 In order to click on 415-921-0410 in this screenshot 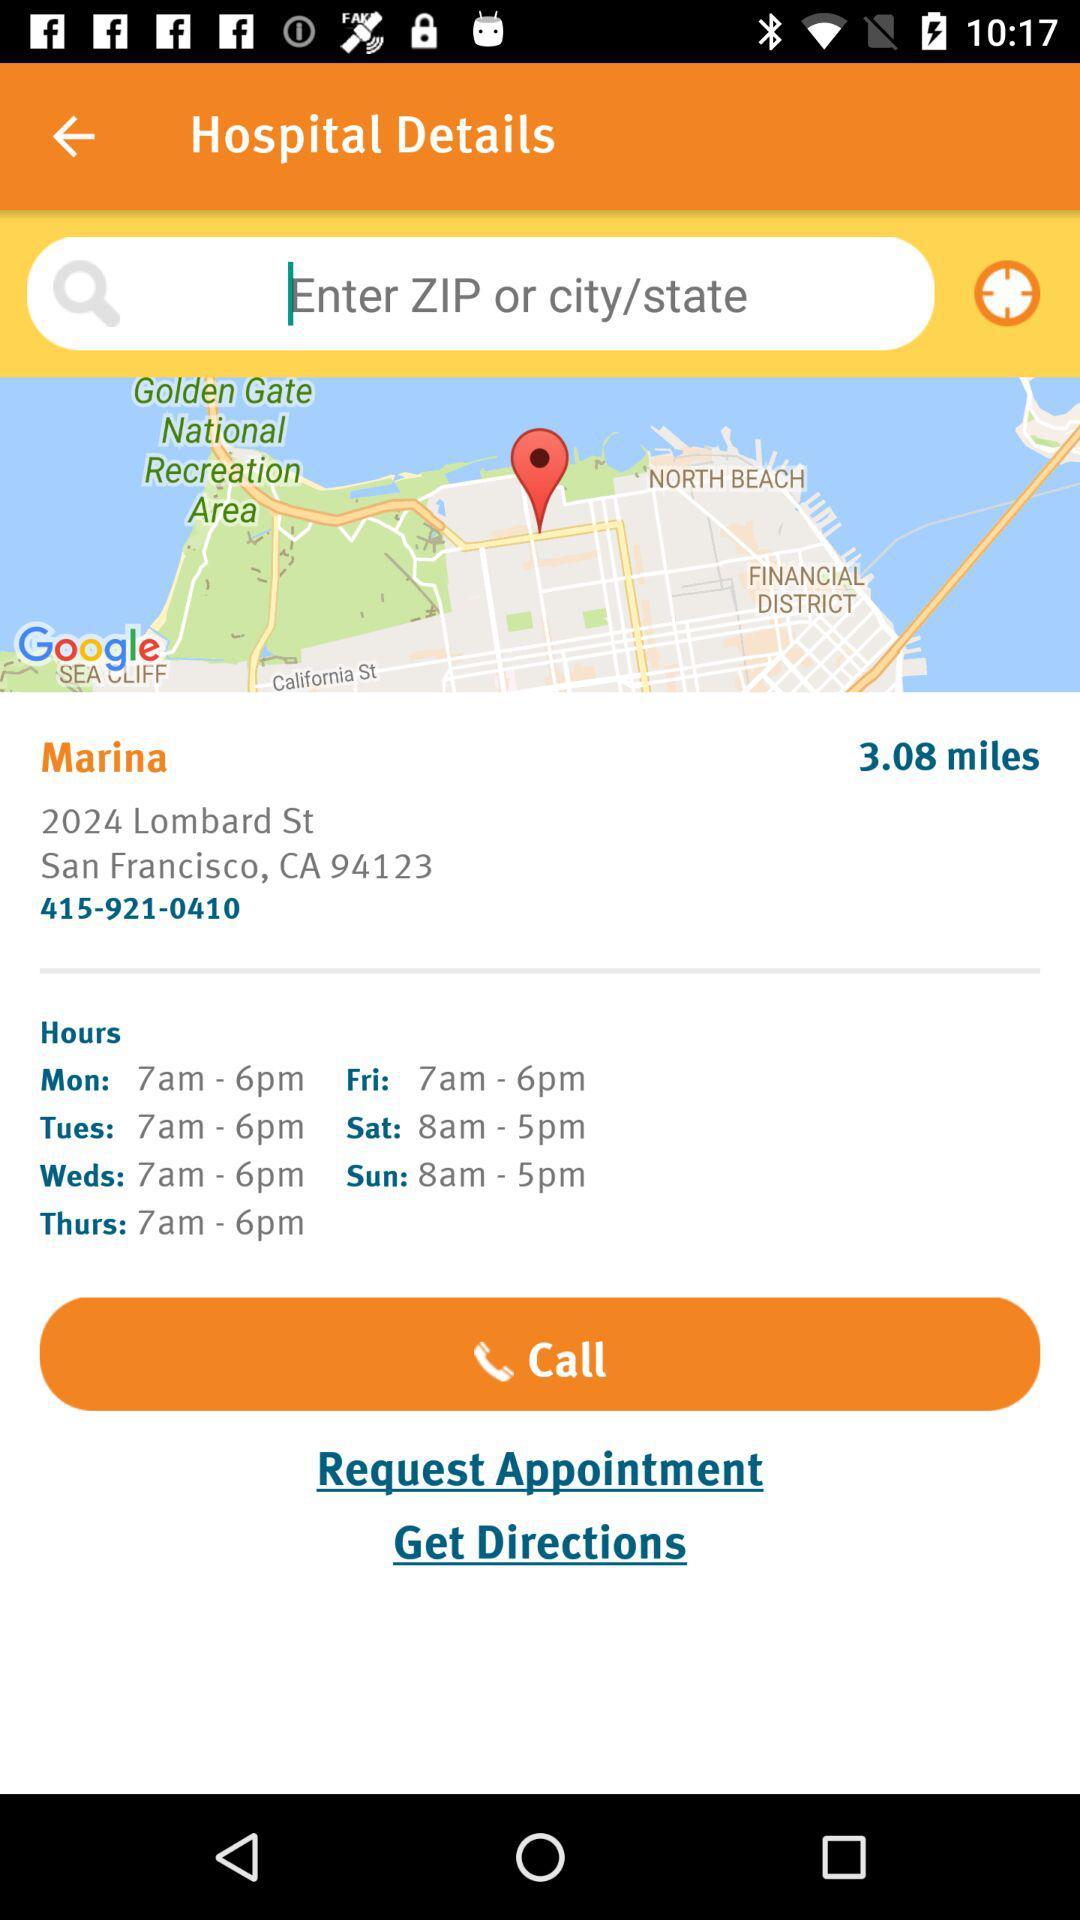, I will do `click(540, 907)`.